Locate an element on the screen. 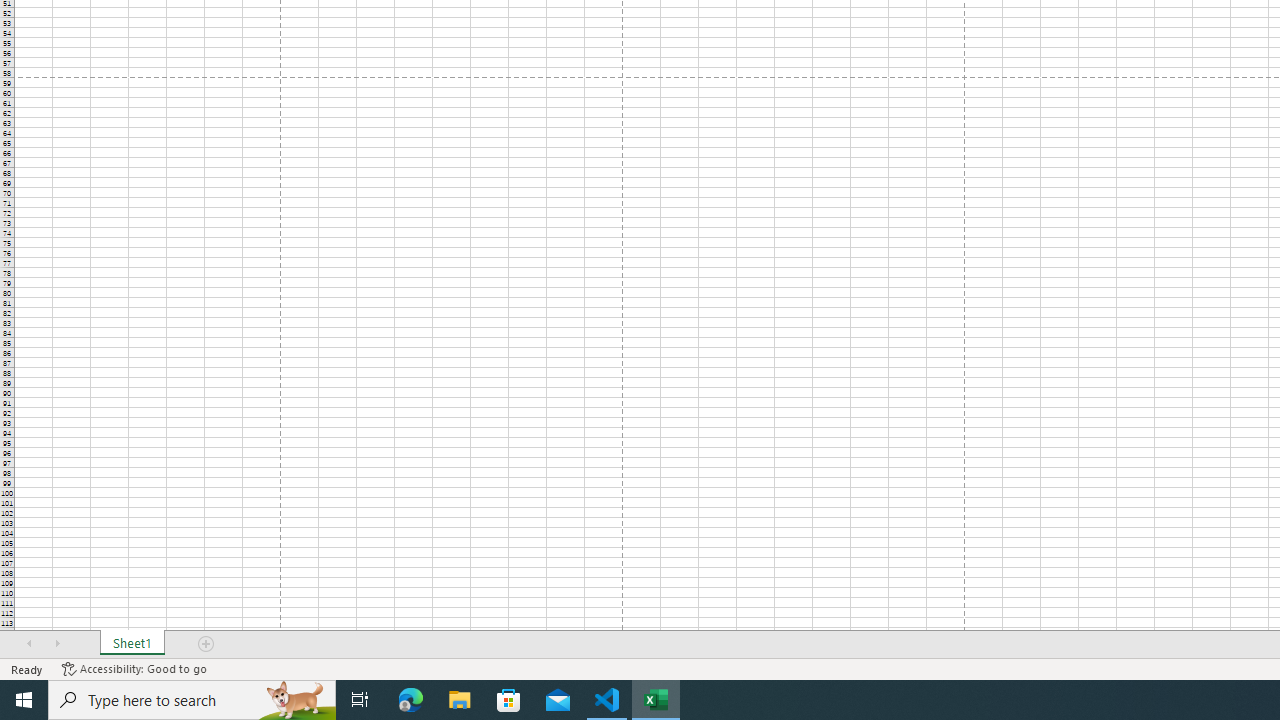 The width and height of the screenshot is (1280, 720). 'Scroll Right' is located at coordinates (57, 644).